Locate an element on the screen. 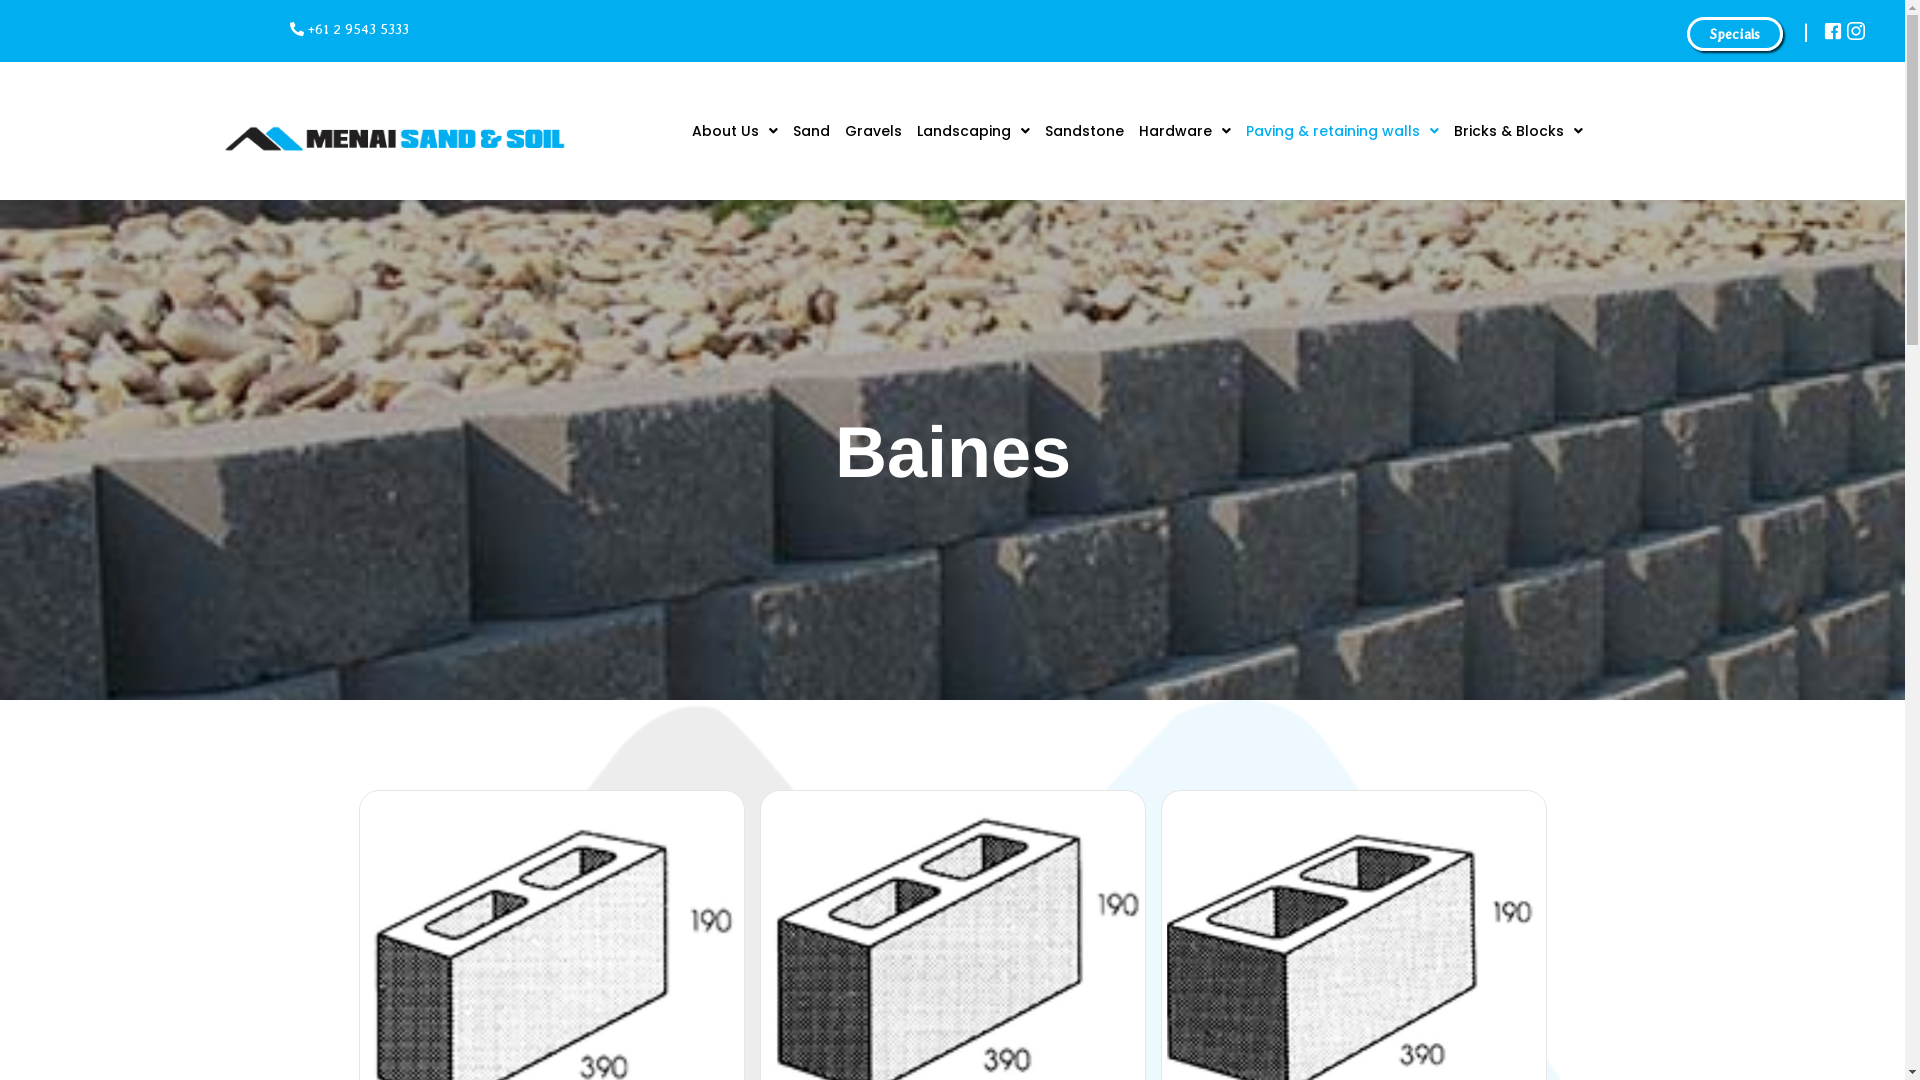 The height and width of the screenshot is (1080, 1920). 'Landscaping' is located at coordinates (980, 131).